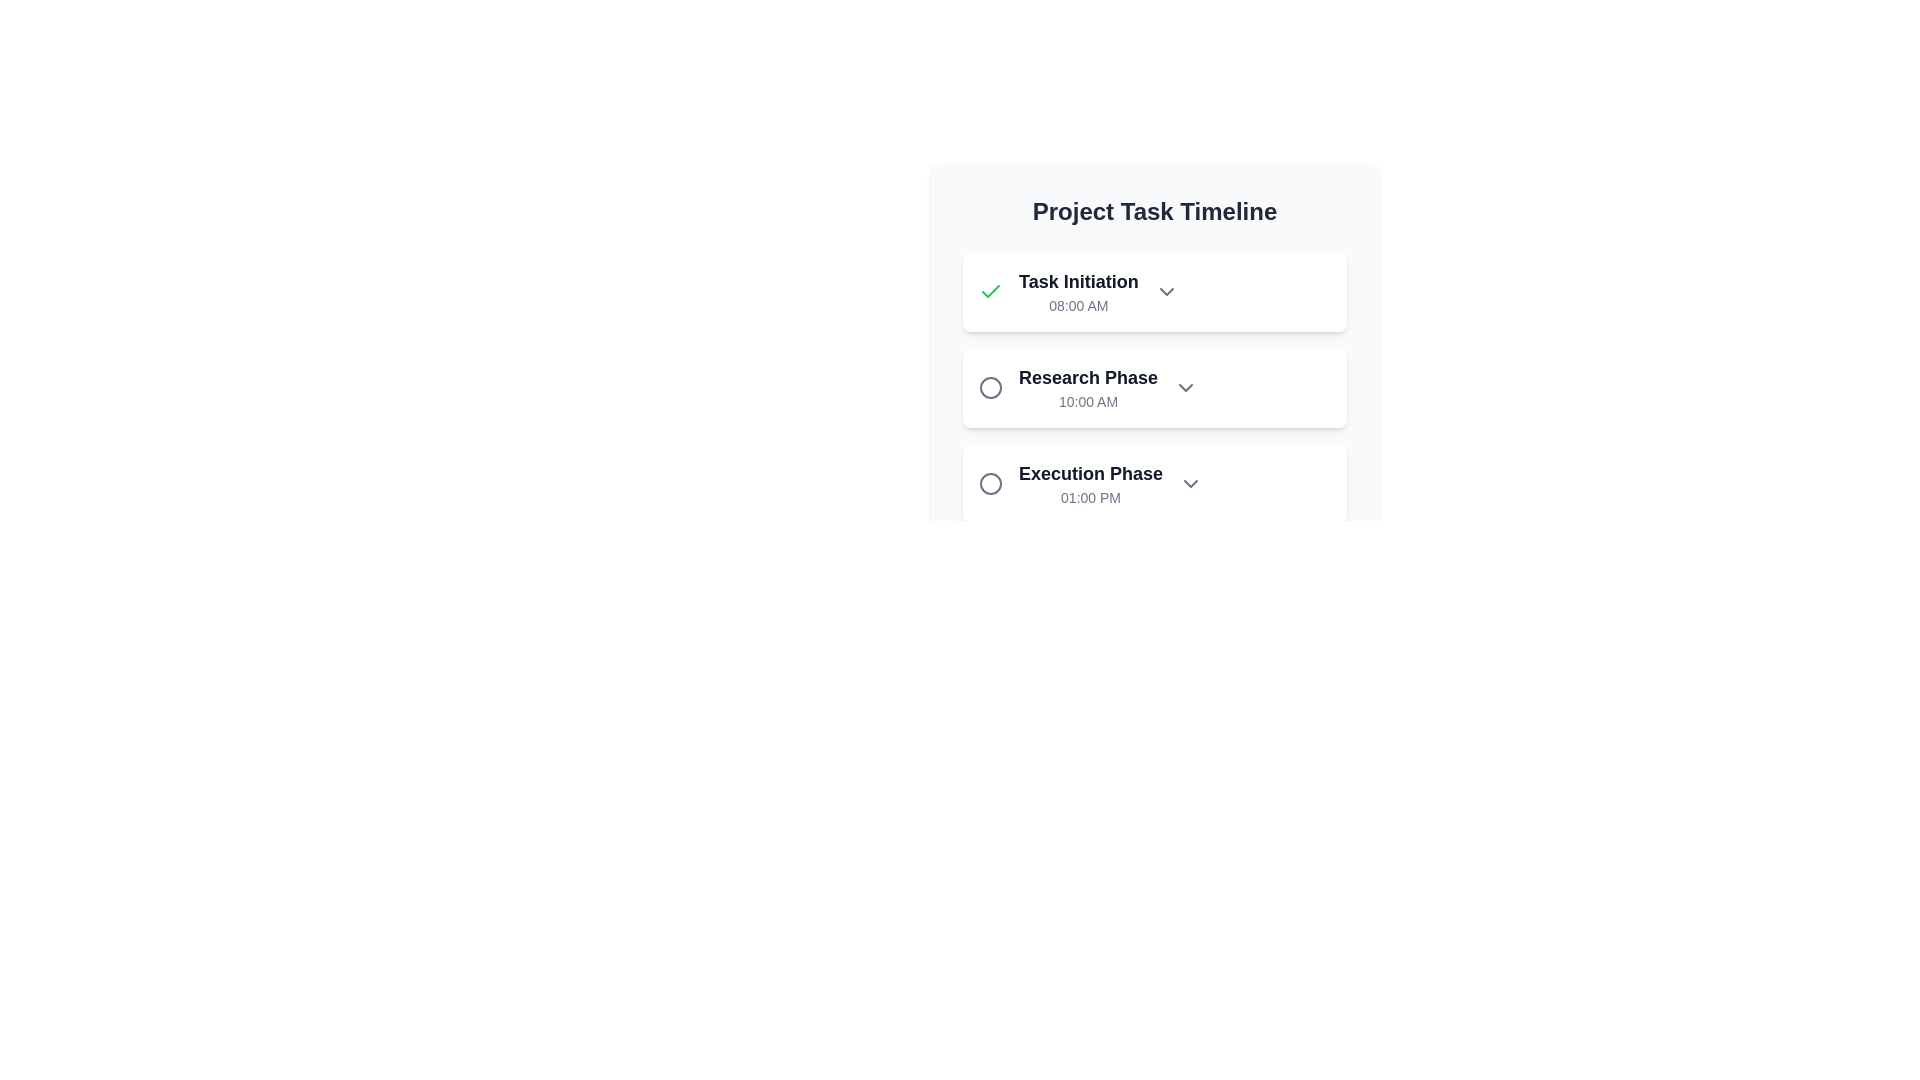  I want to click on the circular gray icon located to the left of the 'Execution Phase' entry in the timeline list, so click(990, 483).